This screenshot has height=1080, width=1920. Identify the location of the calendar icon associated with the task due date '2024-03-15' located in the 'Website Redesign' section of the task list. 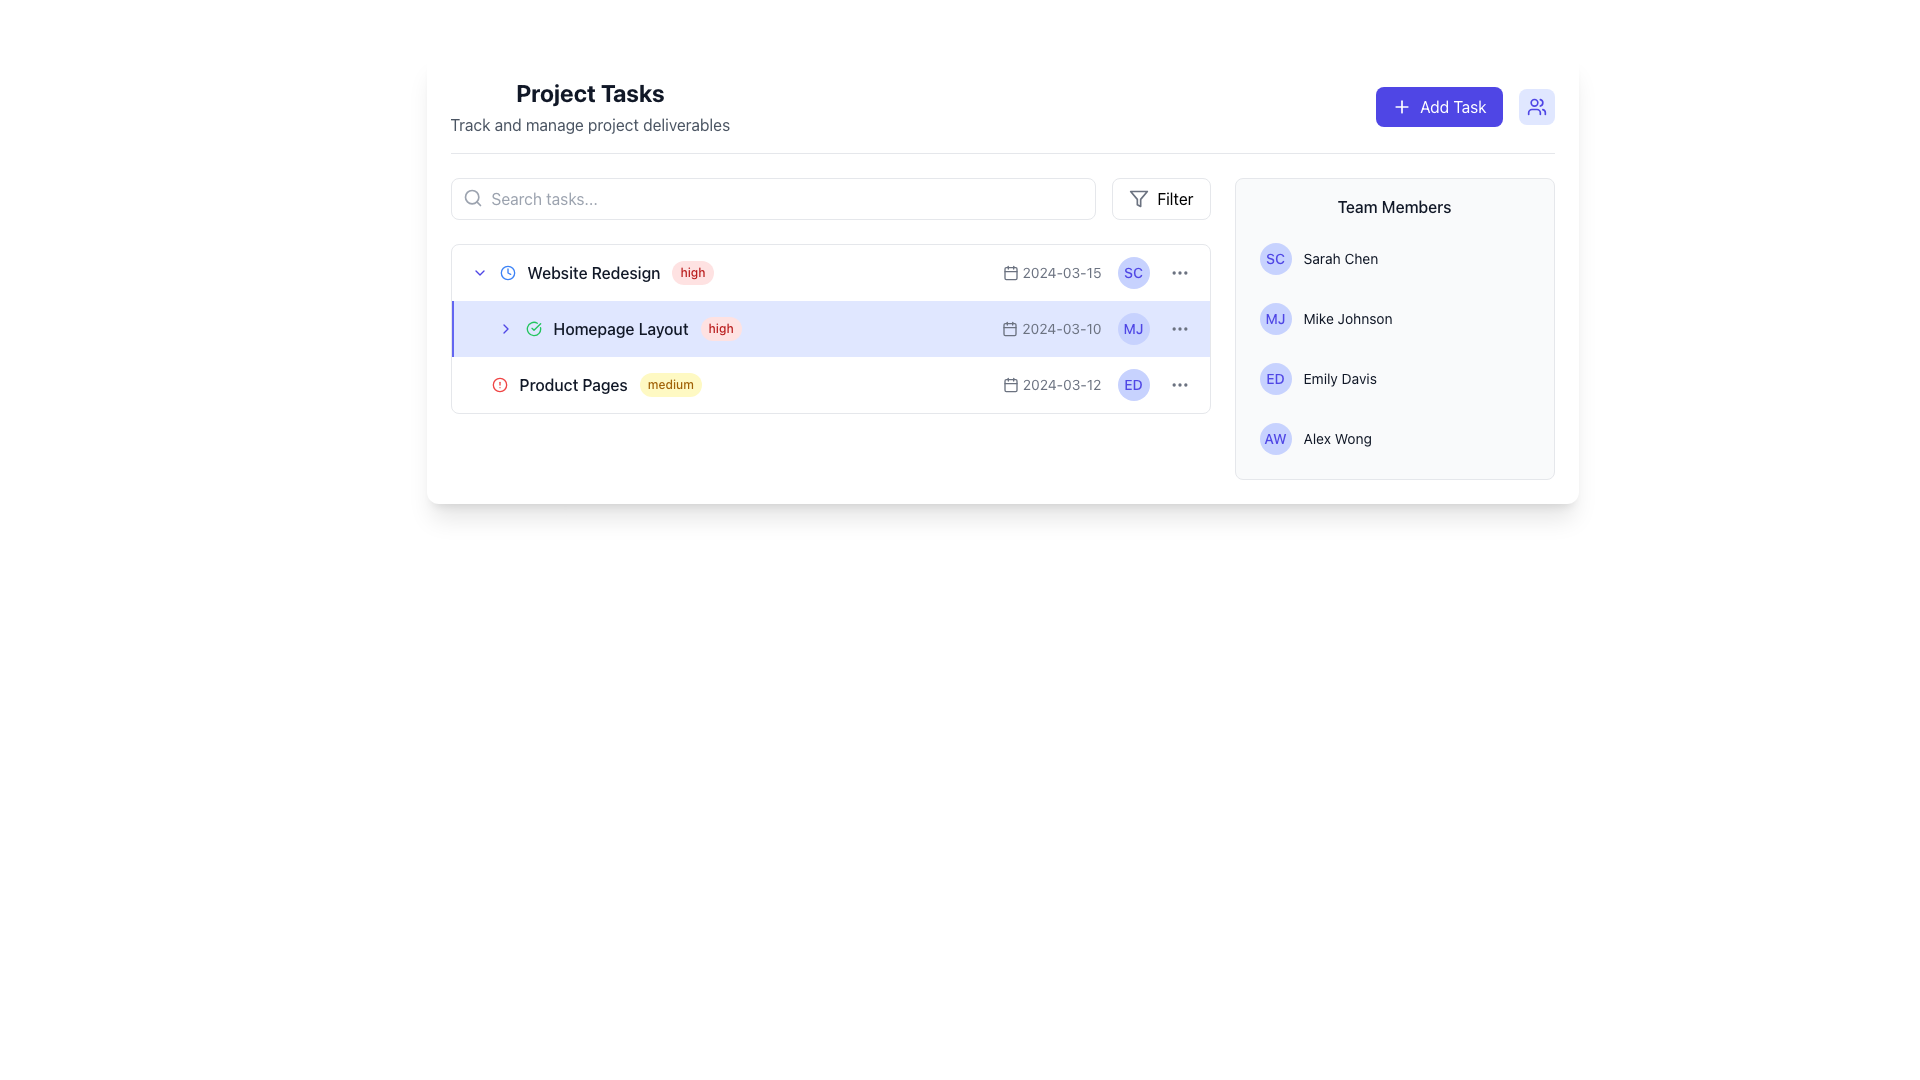
(1010, 273).